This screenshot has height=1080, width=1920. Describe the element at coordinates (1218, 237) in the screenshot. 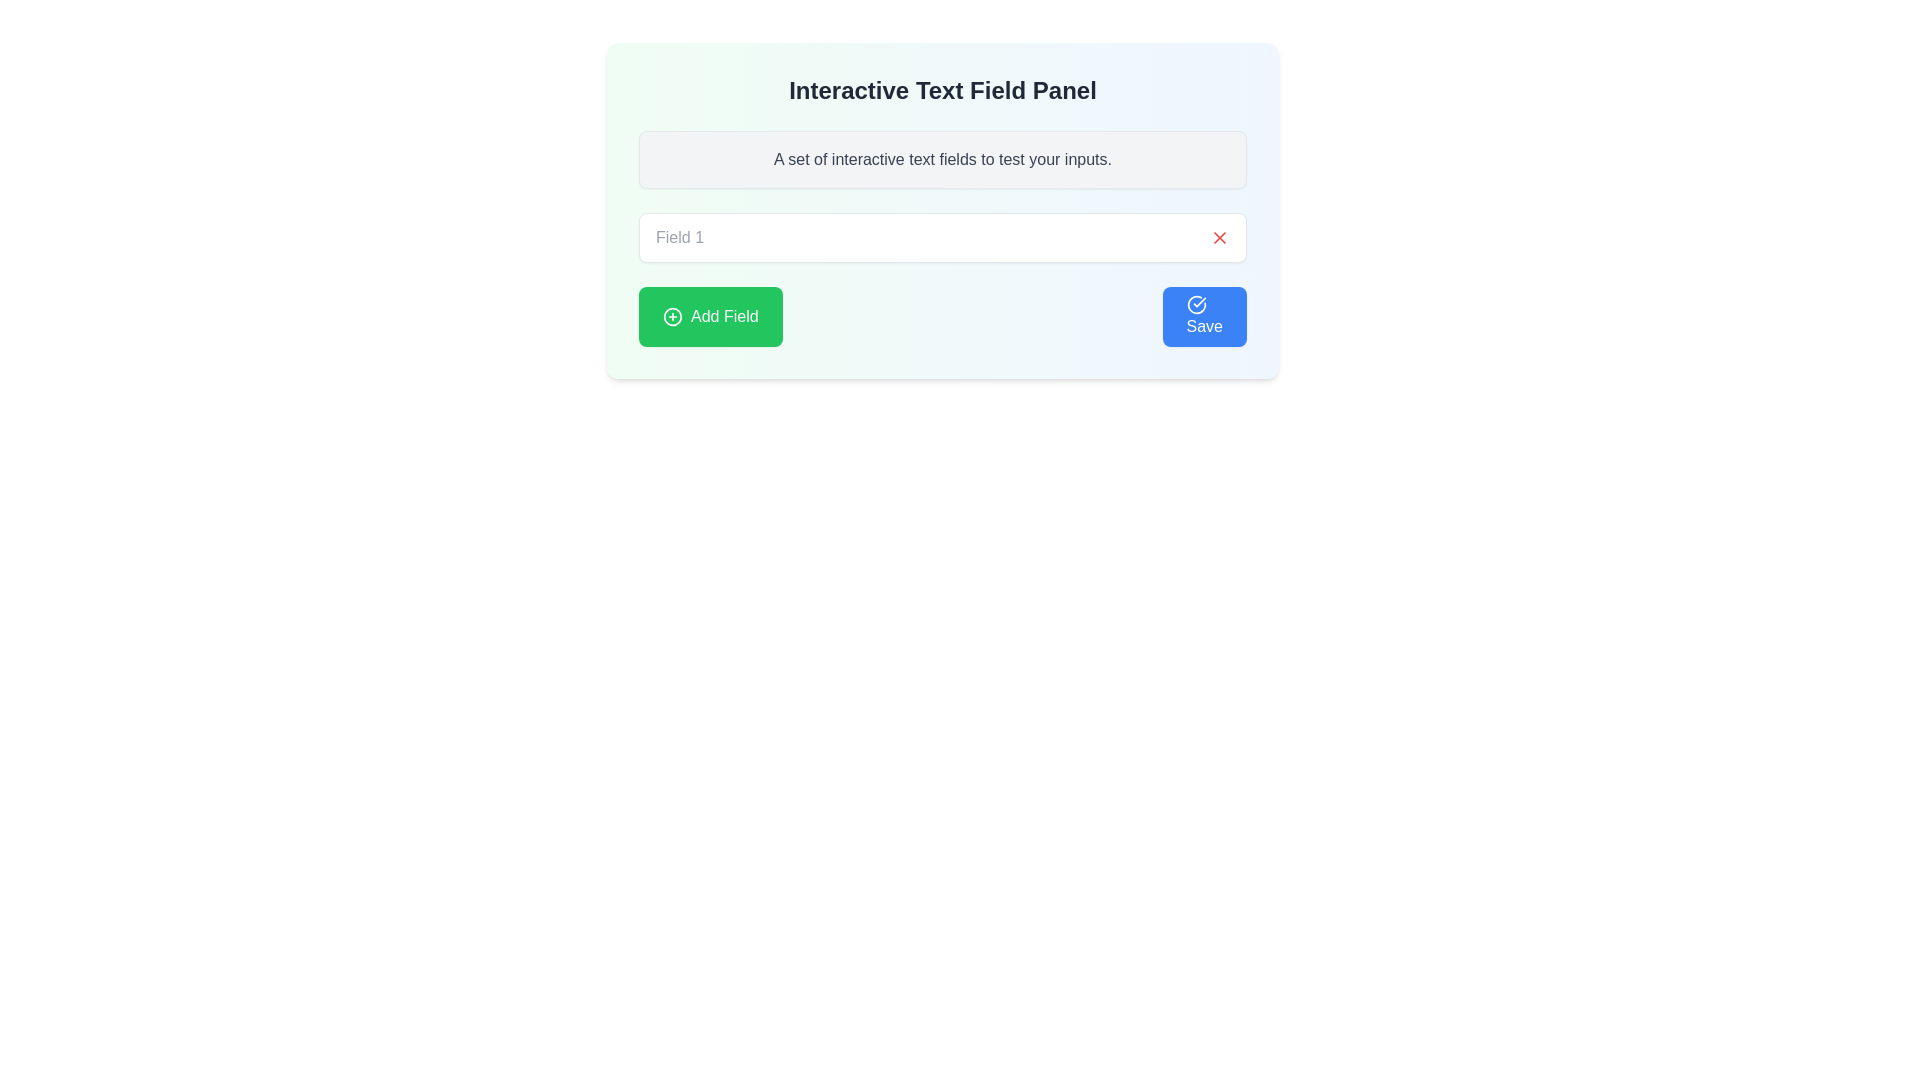

I see `the small red 'X' icon located on the far-right edge of the input field labeled 'Field 1'` at that location.